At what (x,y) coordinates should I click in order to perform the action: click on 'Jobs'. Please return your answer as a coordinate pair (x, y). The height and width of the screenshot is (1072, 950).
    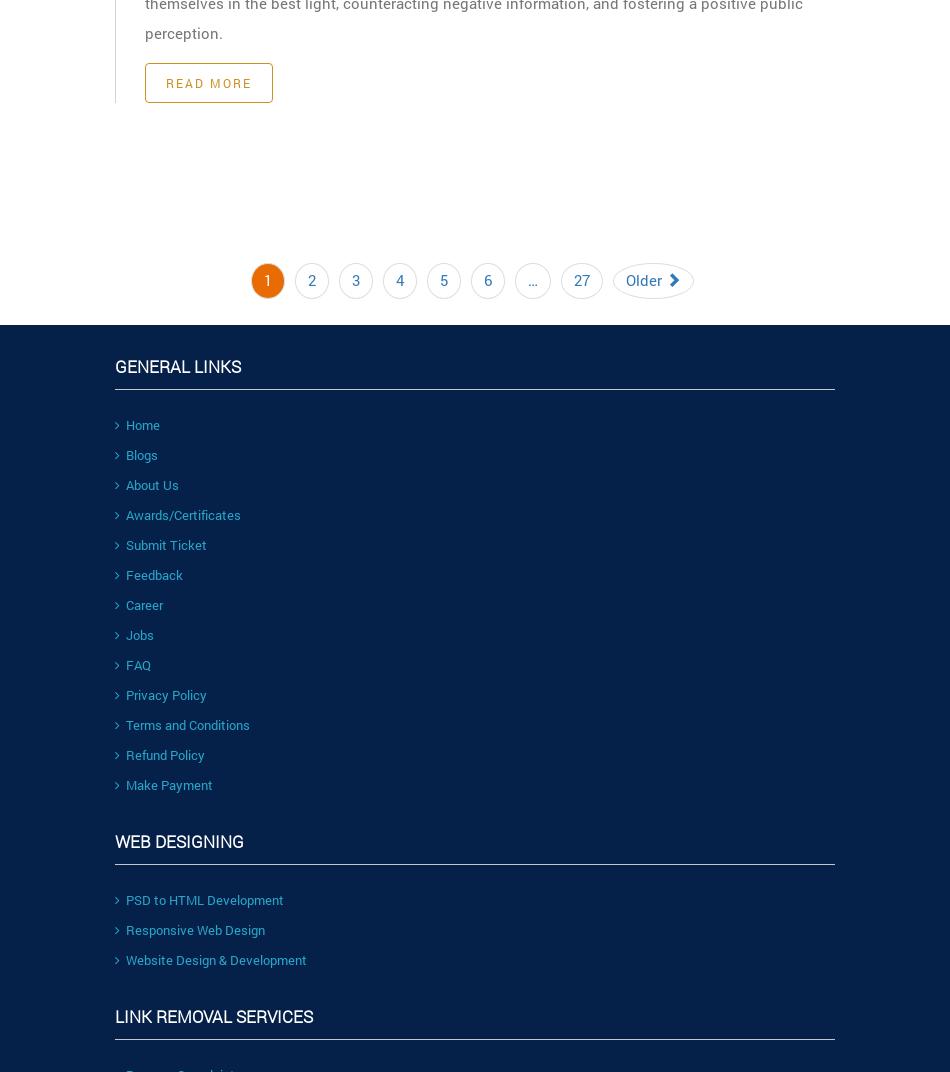
    Looking at the image, I should click on (140, 633).